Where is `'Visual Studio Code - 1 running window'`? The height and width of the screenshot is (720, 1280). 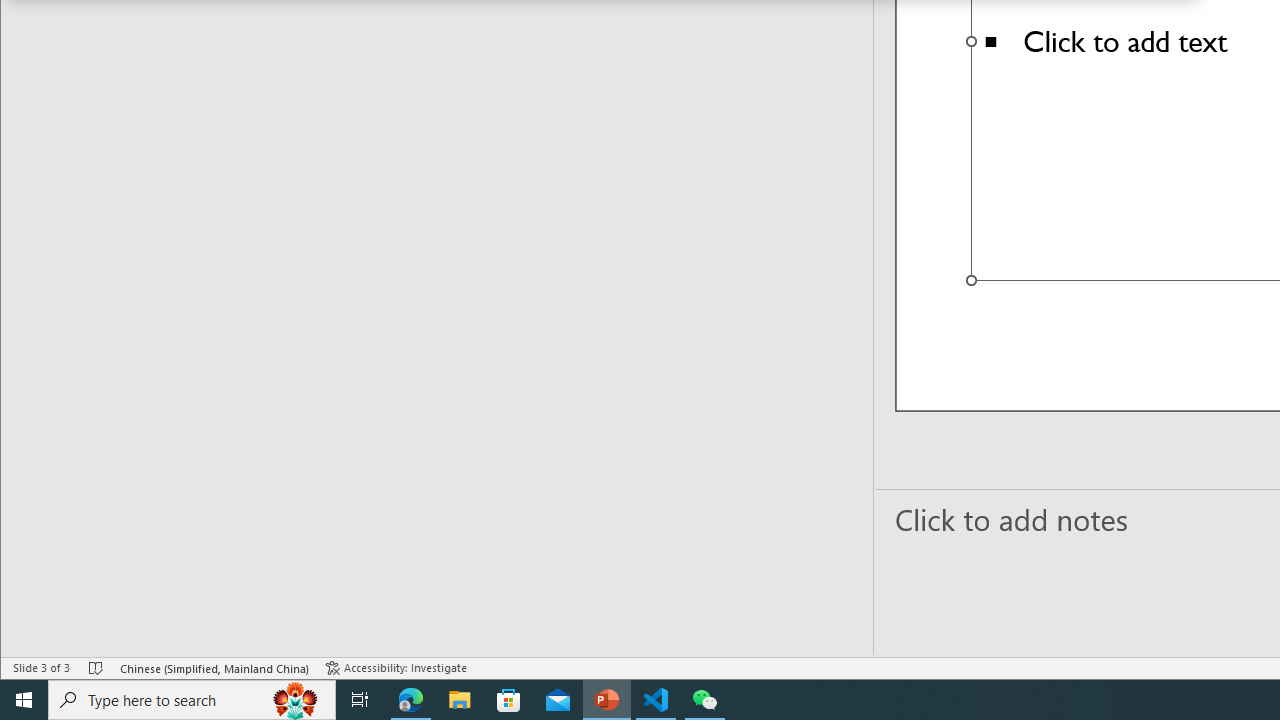 'Visual Studio Code - 1 running window' is located at coordinates (656, 698).